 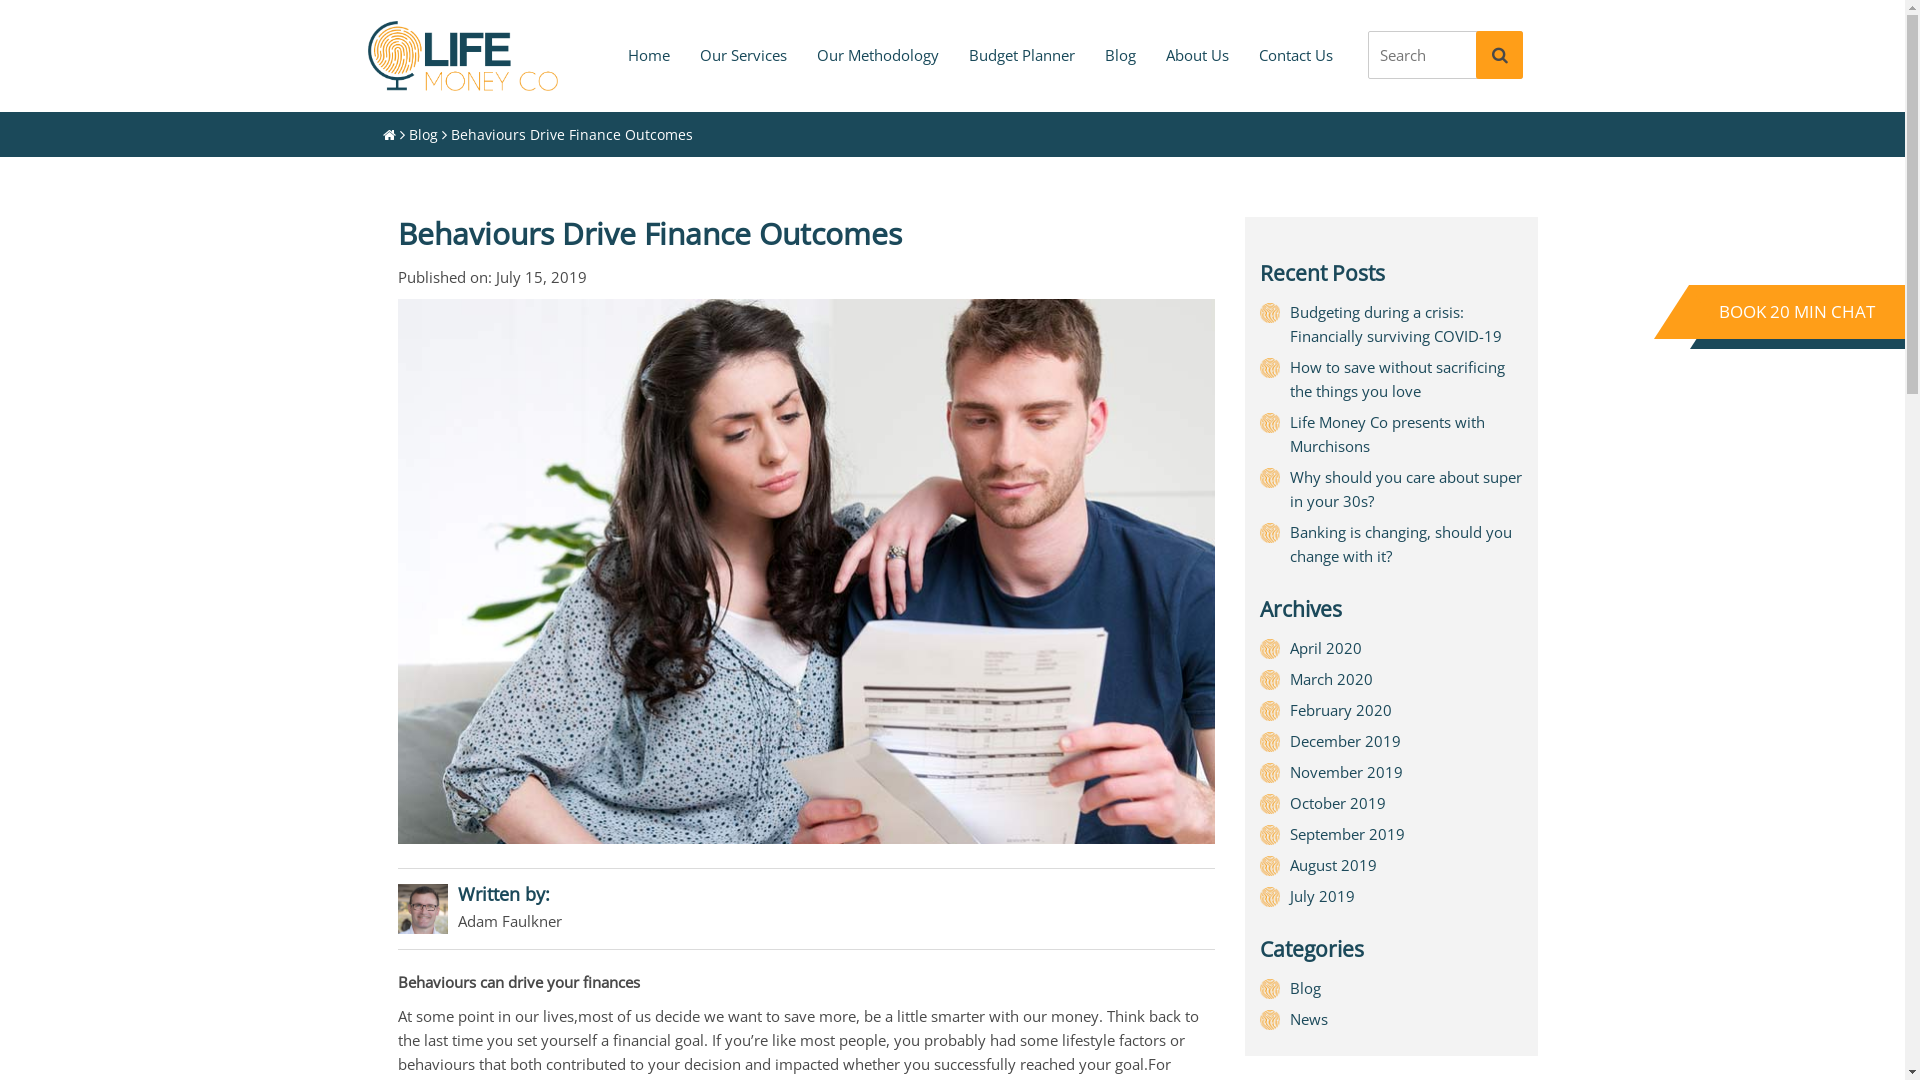 What do you see at coordinates (1346, 770) in the screenshot?
I see `'November 2019'` at bounding box center [1346, 770].